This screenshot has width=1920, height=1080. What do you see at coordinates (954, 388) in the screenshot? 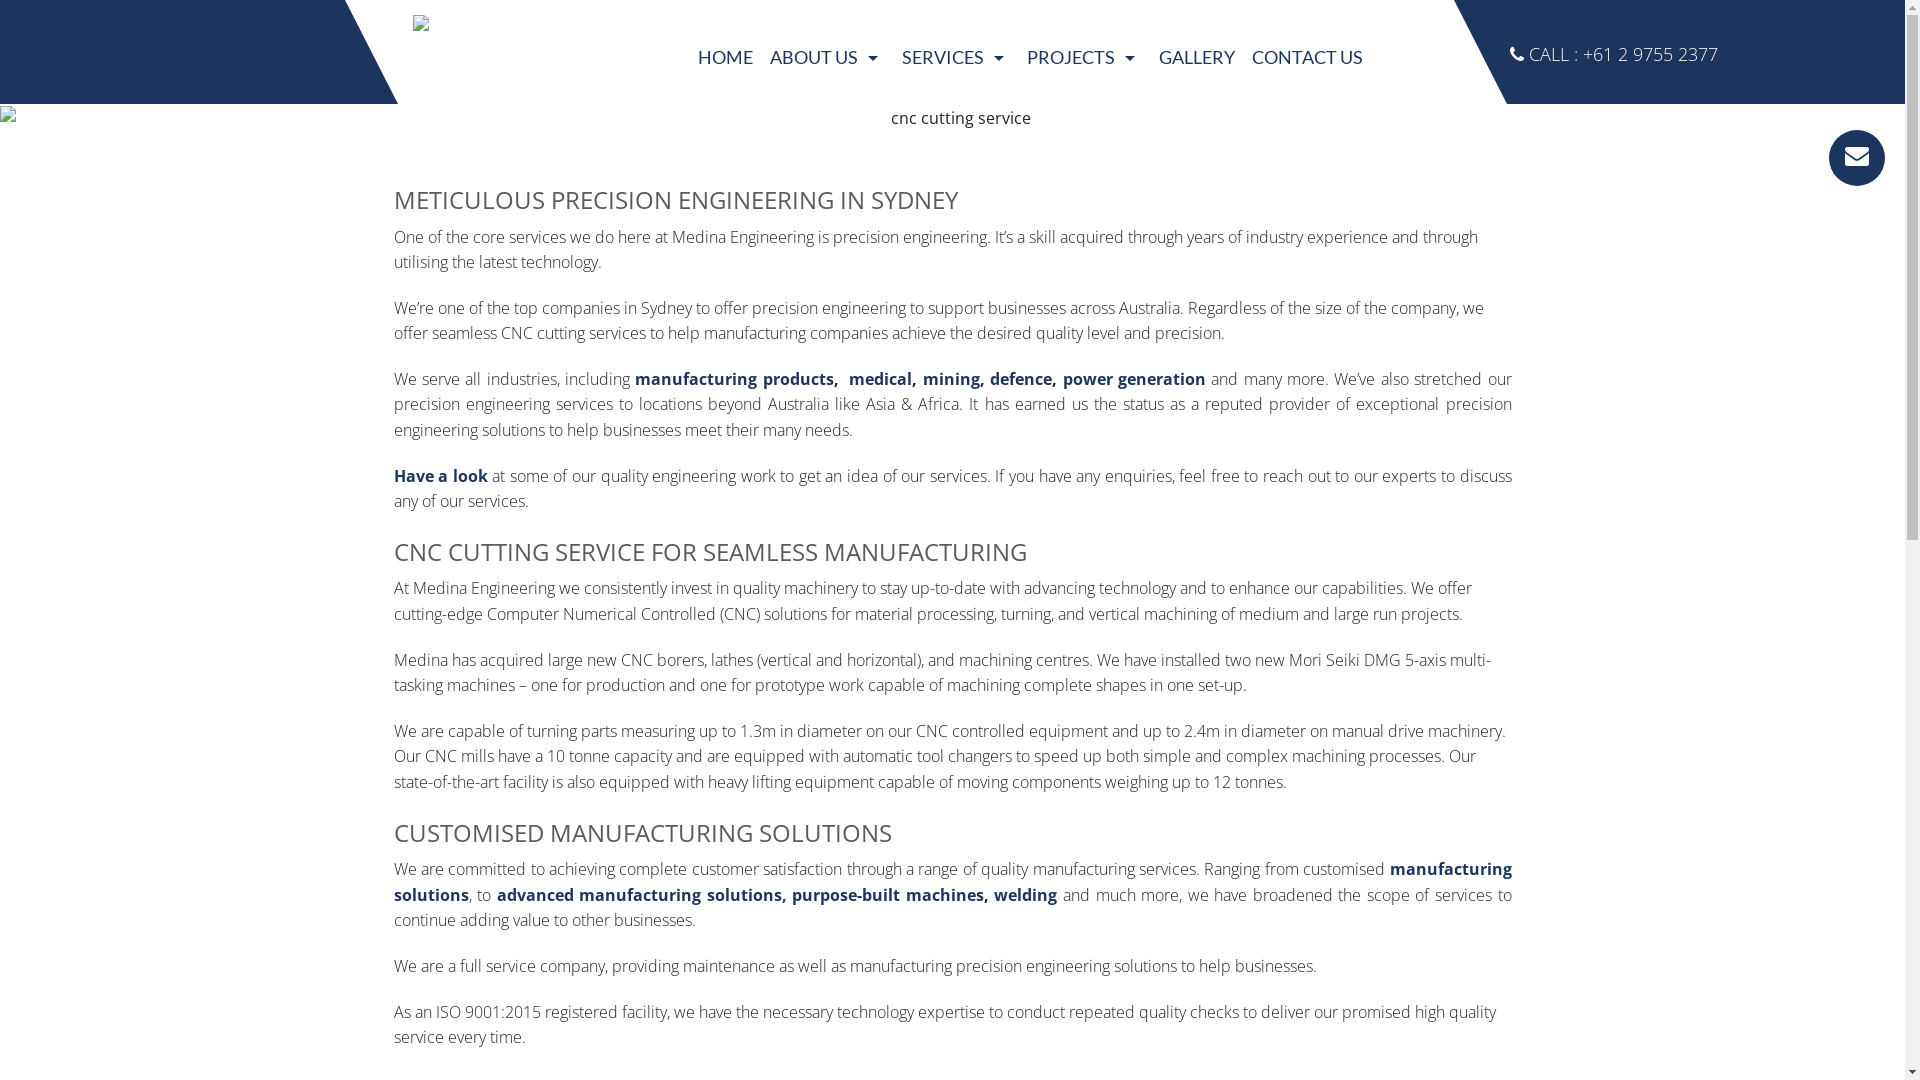
I see `'OILES DISTRIBUTION'` at bounding box center [954, 388].